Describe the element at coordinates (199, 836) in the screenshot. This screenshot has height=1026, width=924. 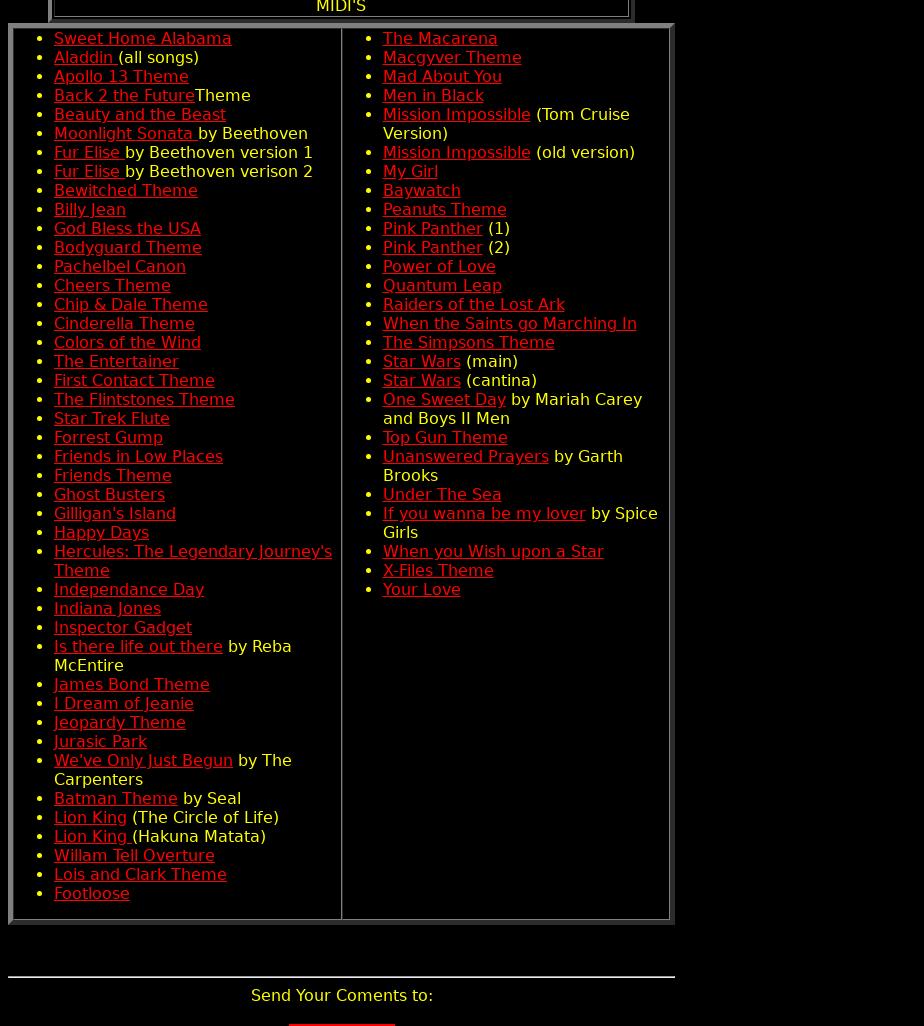
I see `'(Hakuna Matata)'` at that location.